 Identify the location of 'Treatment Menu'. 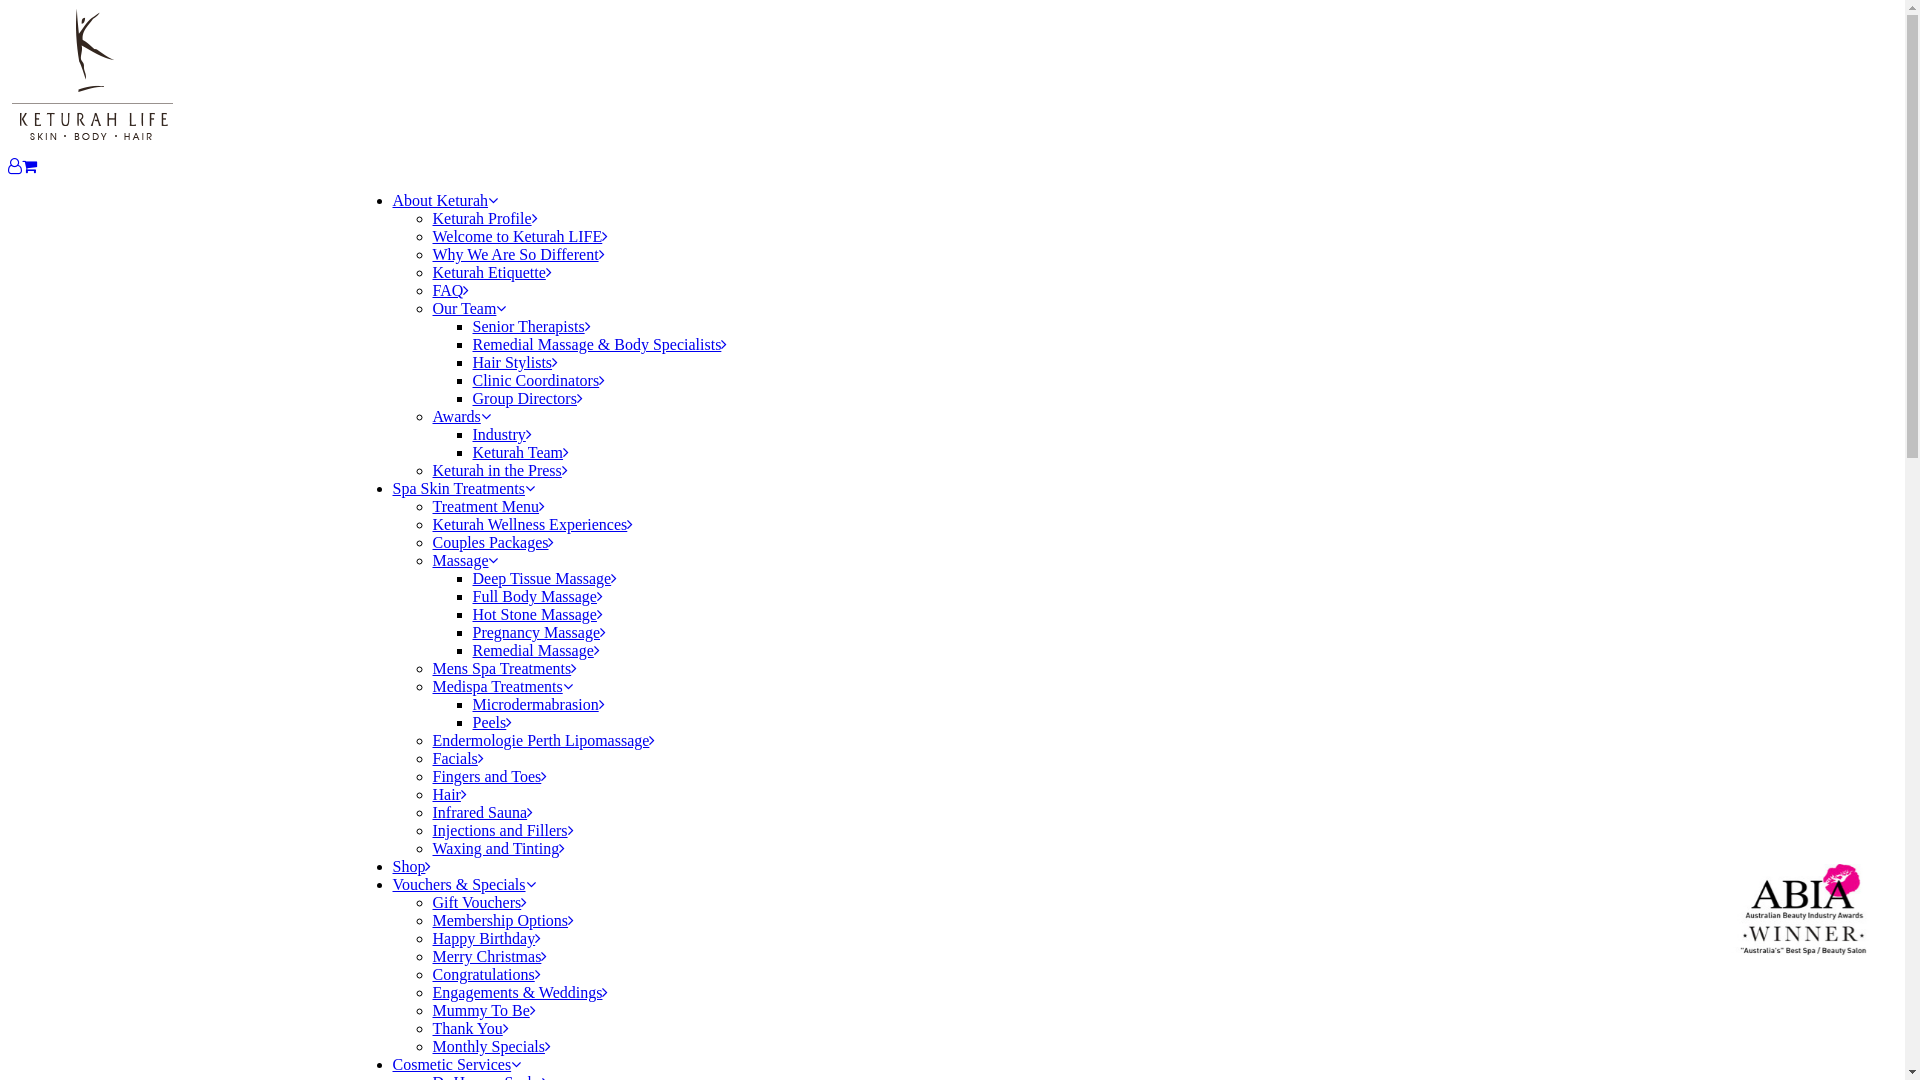
(431, 505).